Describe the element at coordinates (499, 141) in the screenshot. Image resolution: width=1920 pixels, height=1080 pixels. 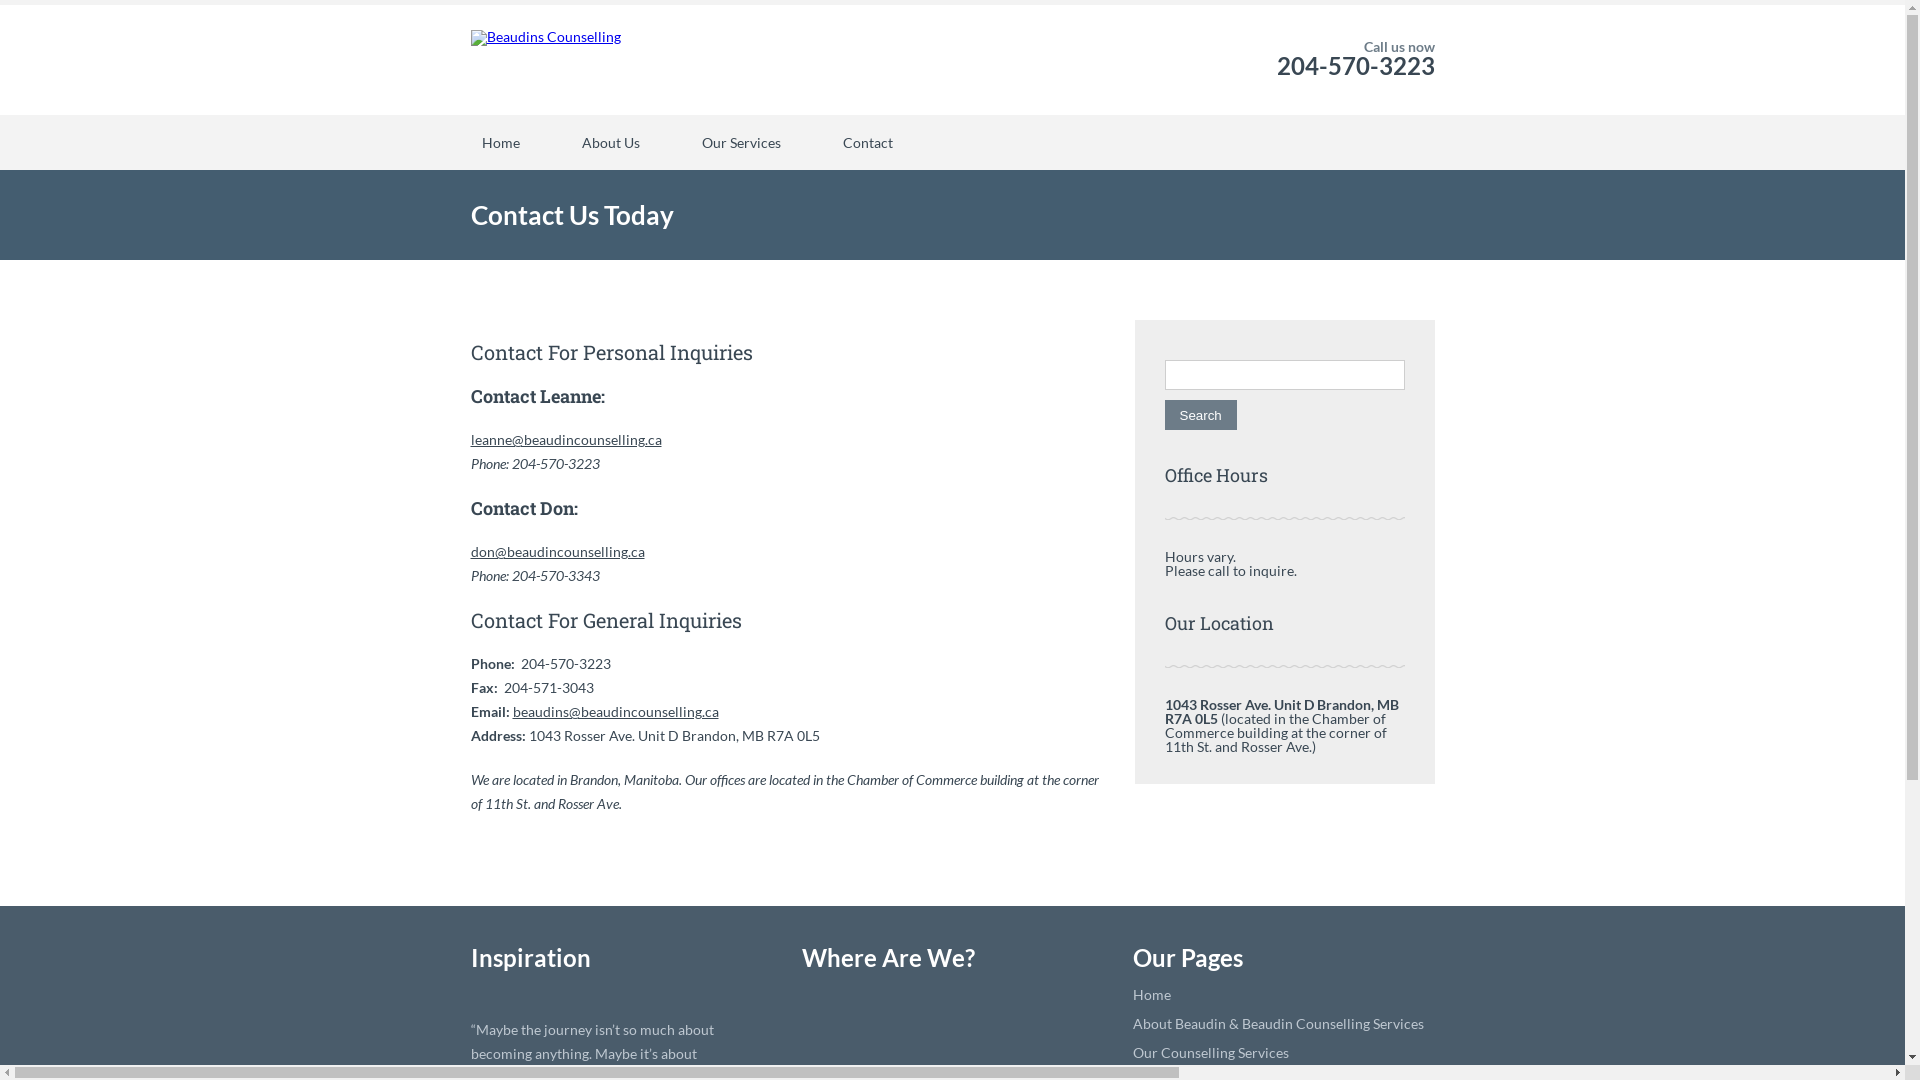
I see `'Home'` at that location.